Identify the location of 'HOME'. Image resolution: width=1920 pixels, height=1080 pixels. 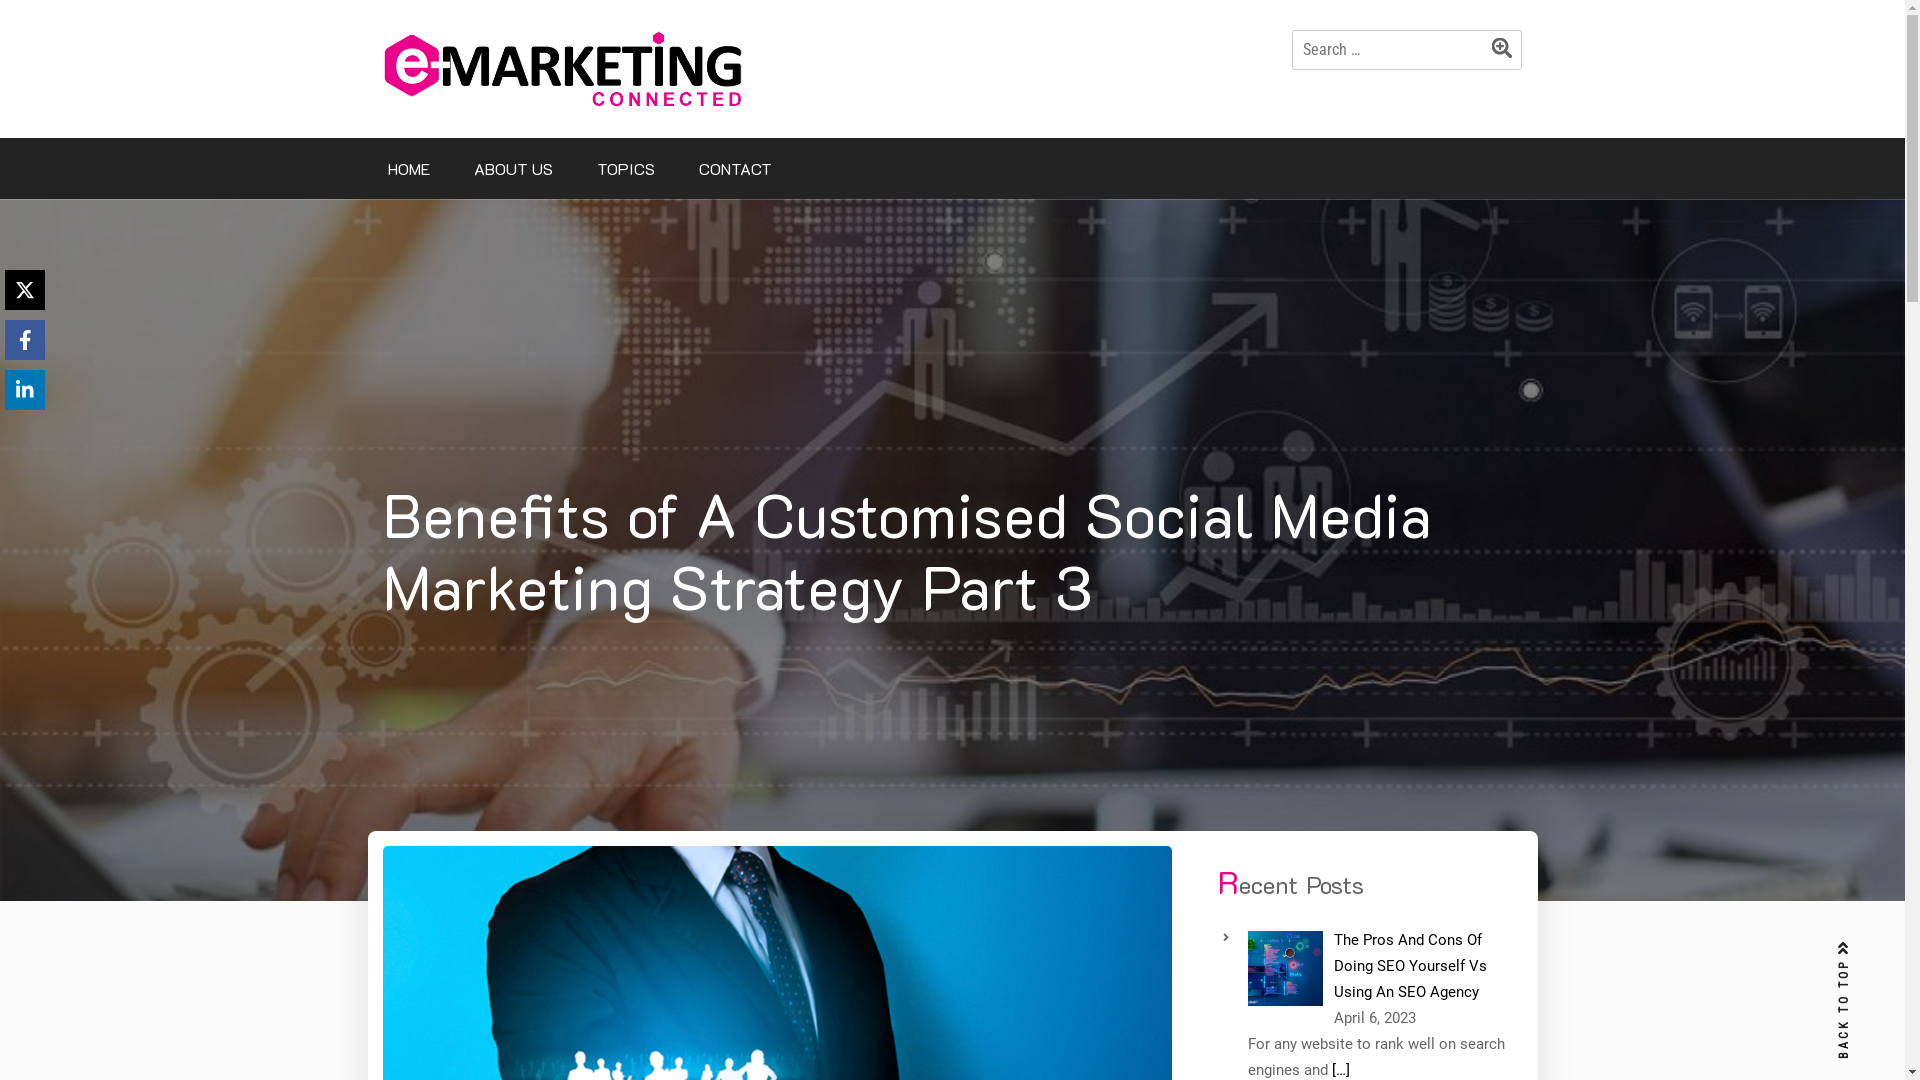
(407, 167).